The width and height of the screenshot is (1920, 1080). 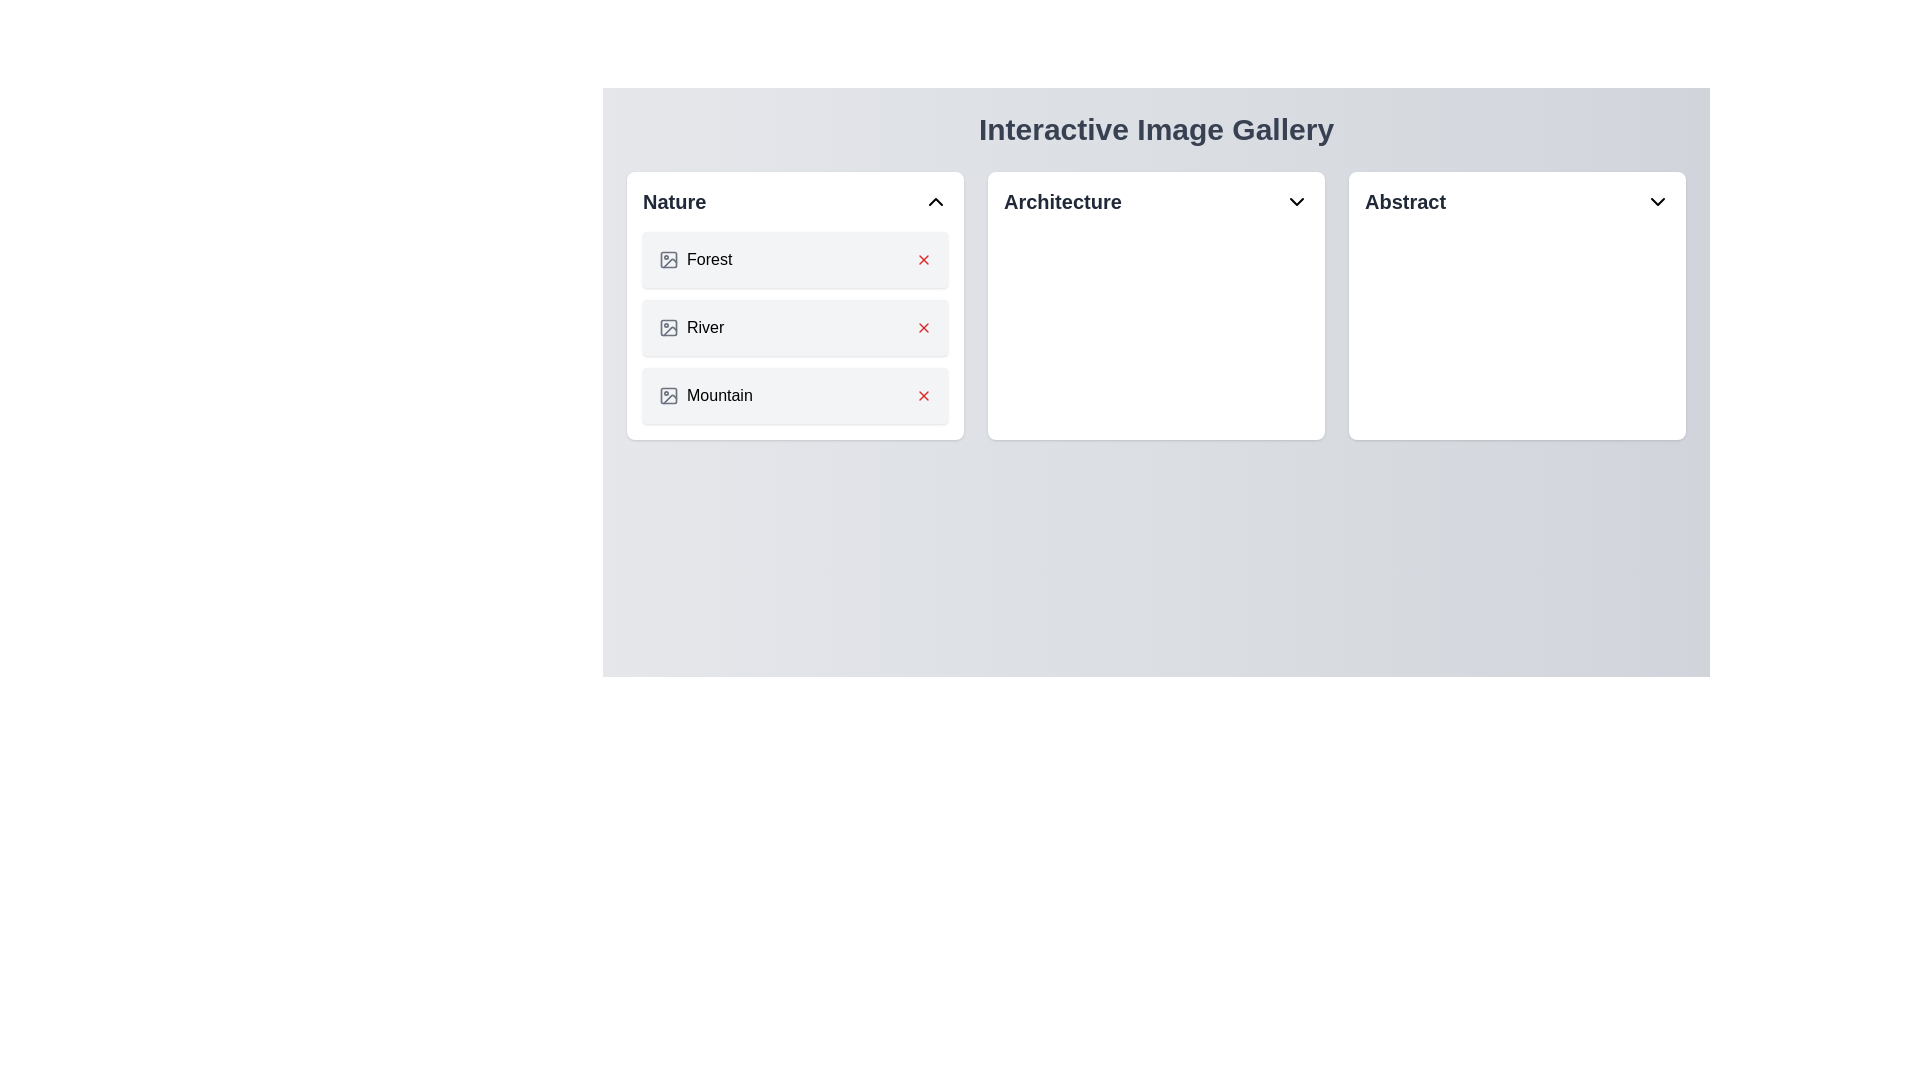 What do you see at coordinates (1156, 130) in the screenshot?
I see `header text element titled 'Interactive Image Gallery' which is centrally aligned at the top of the interface` at bounding box center [1156, 130].